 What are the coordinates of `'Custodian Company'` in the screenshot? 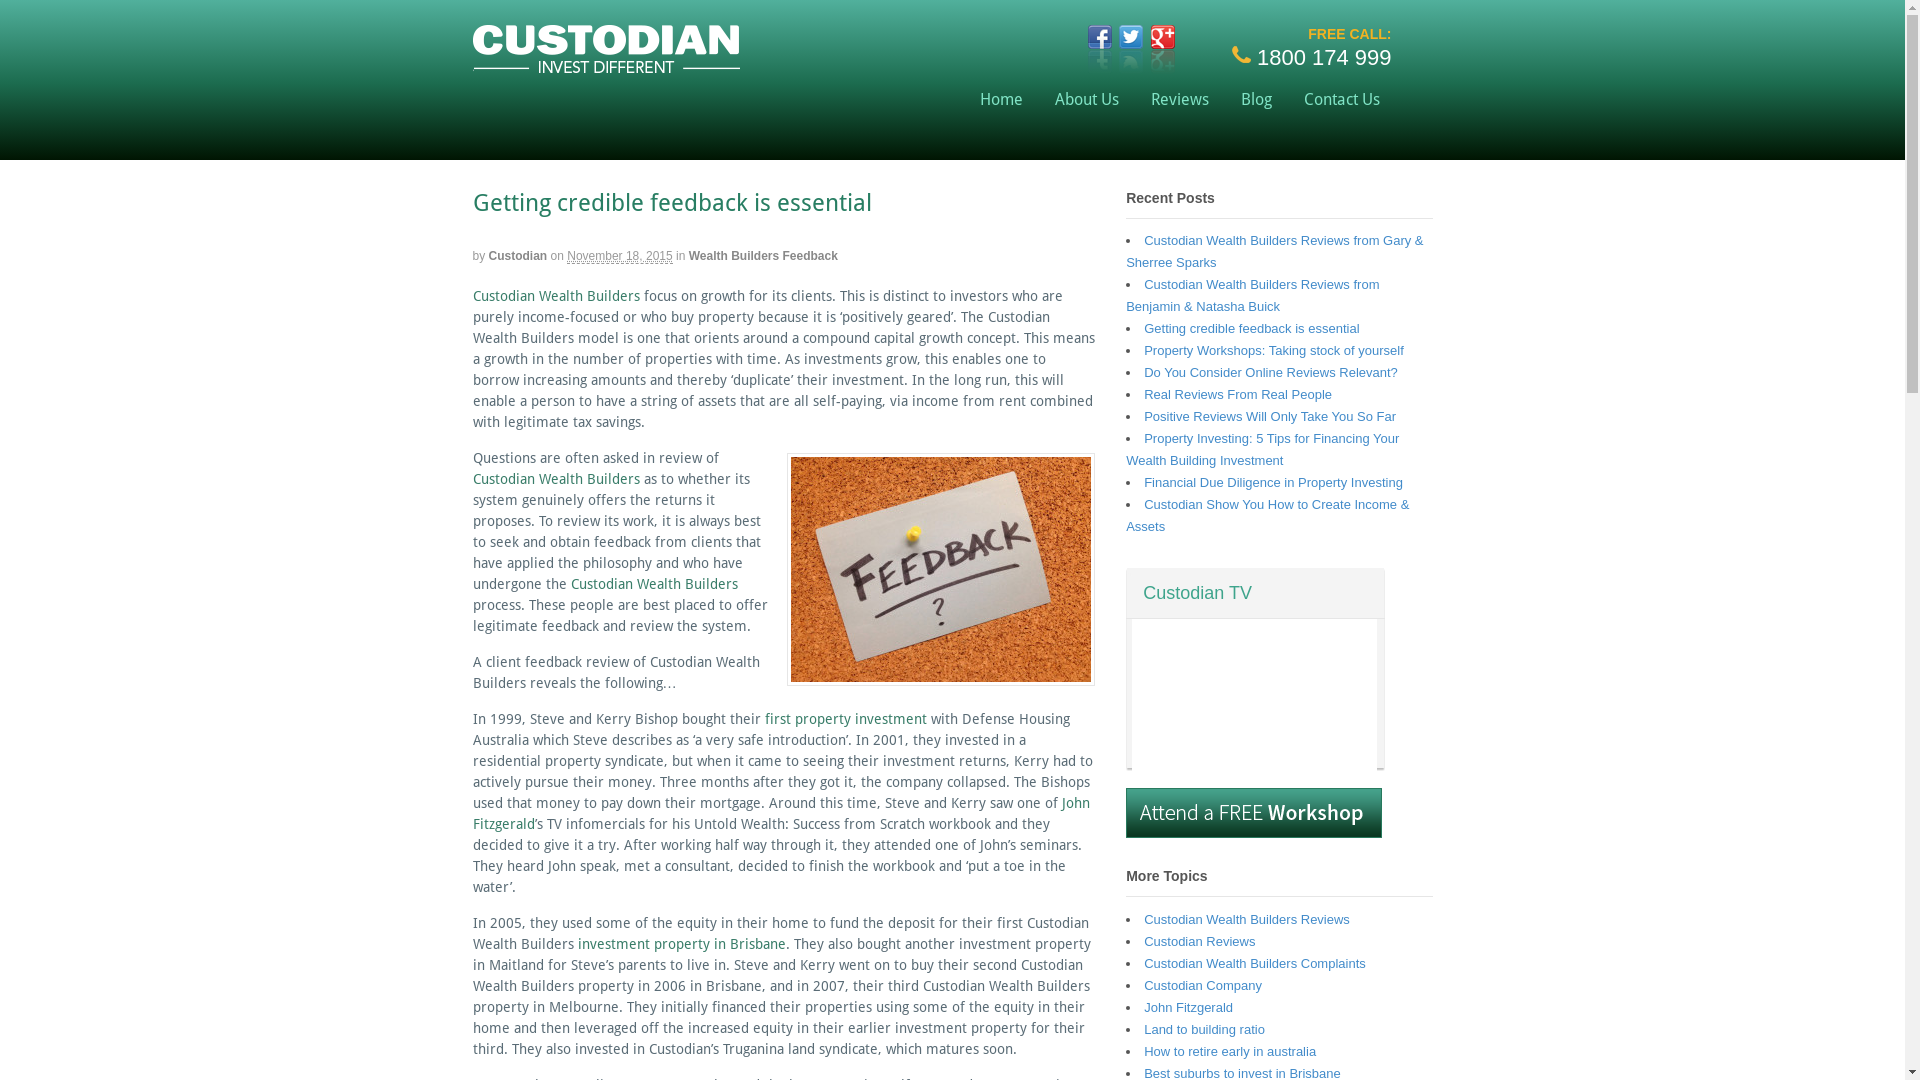 It's located at (1202, 984).